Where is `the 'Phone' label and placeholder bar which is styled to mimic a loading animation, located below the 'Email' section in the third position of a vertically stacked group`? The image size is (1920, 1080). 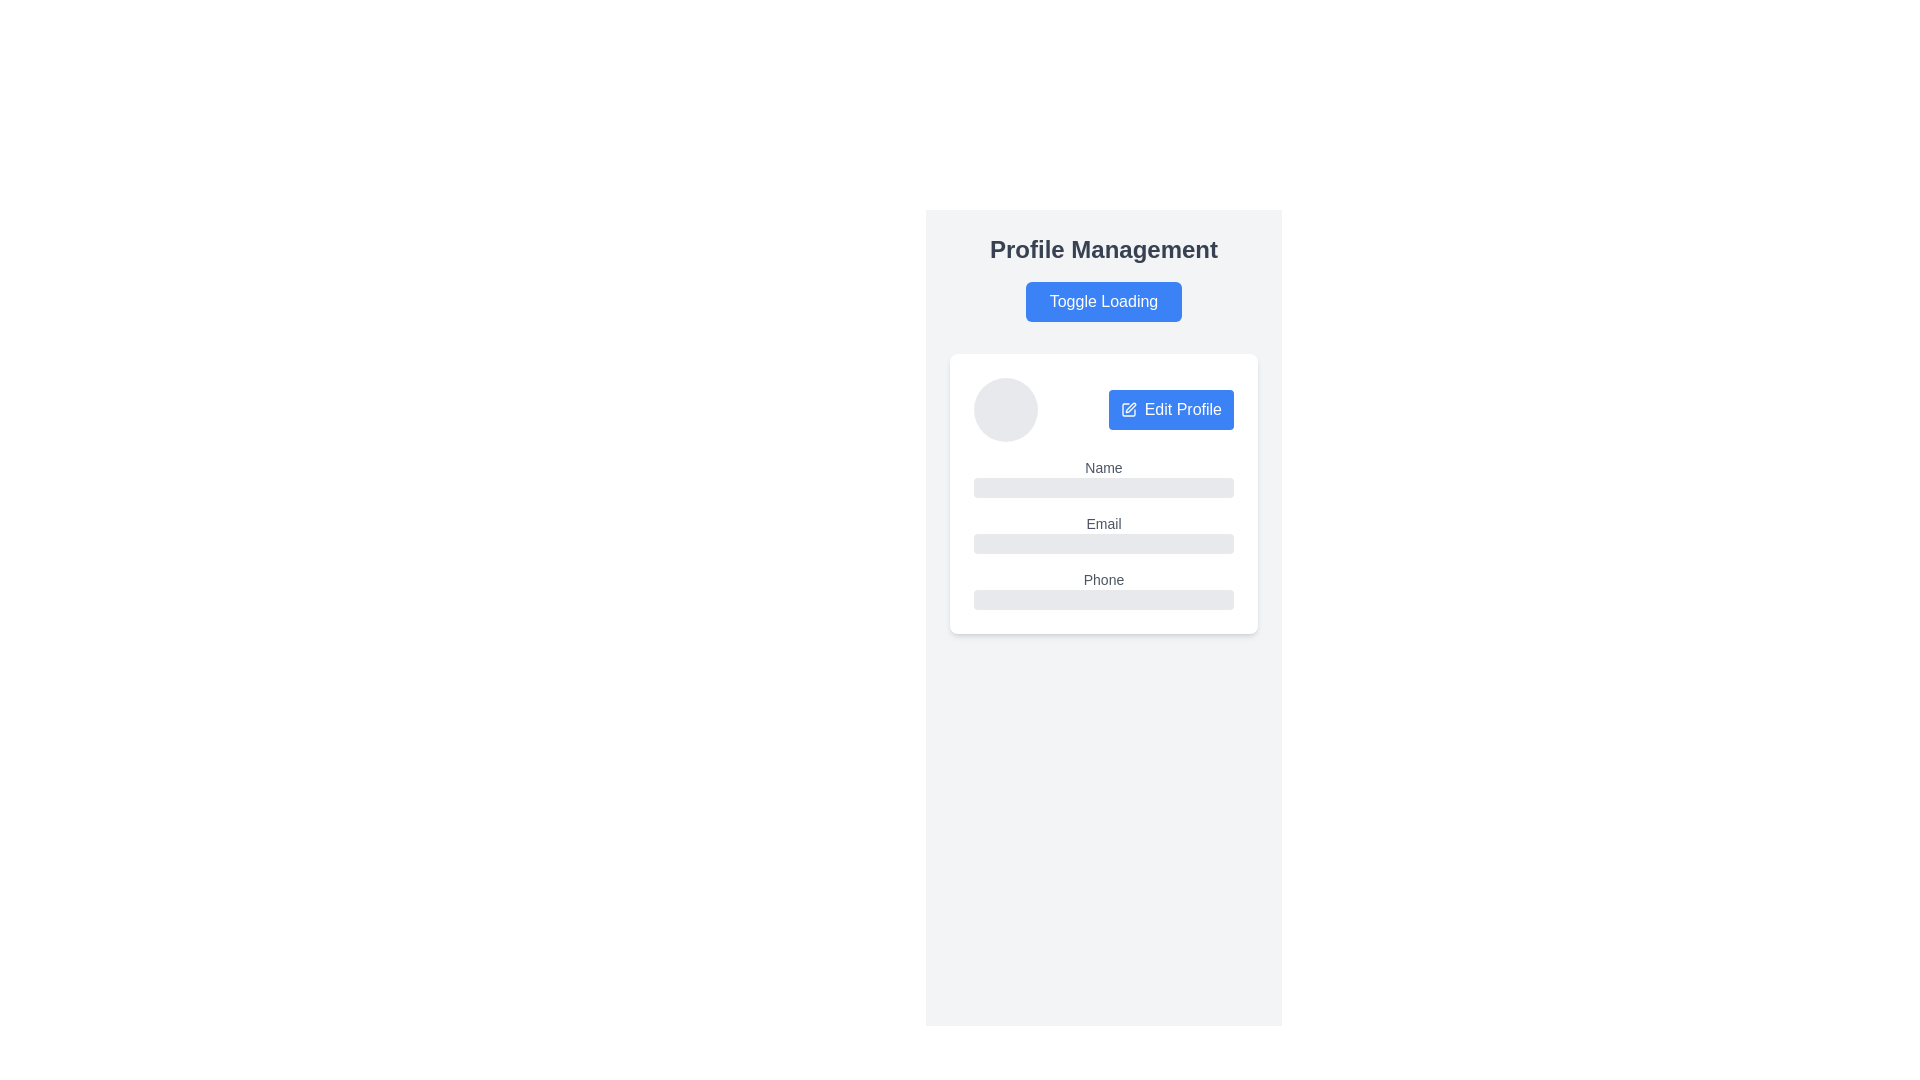
the 'Phone' label and placeholder bar which is styled to mimic a loading animation, located below the 'Email' section in the third position of a vertically stacked group is located at coordinates (1103, 589).